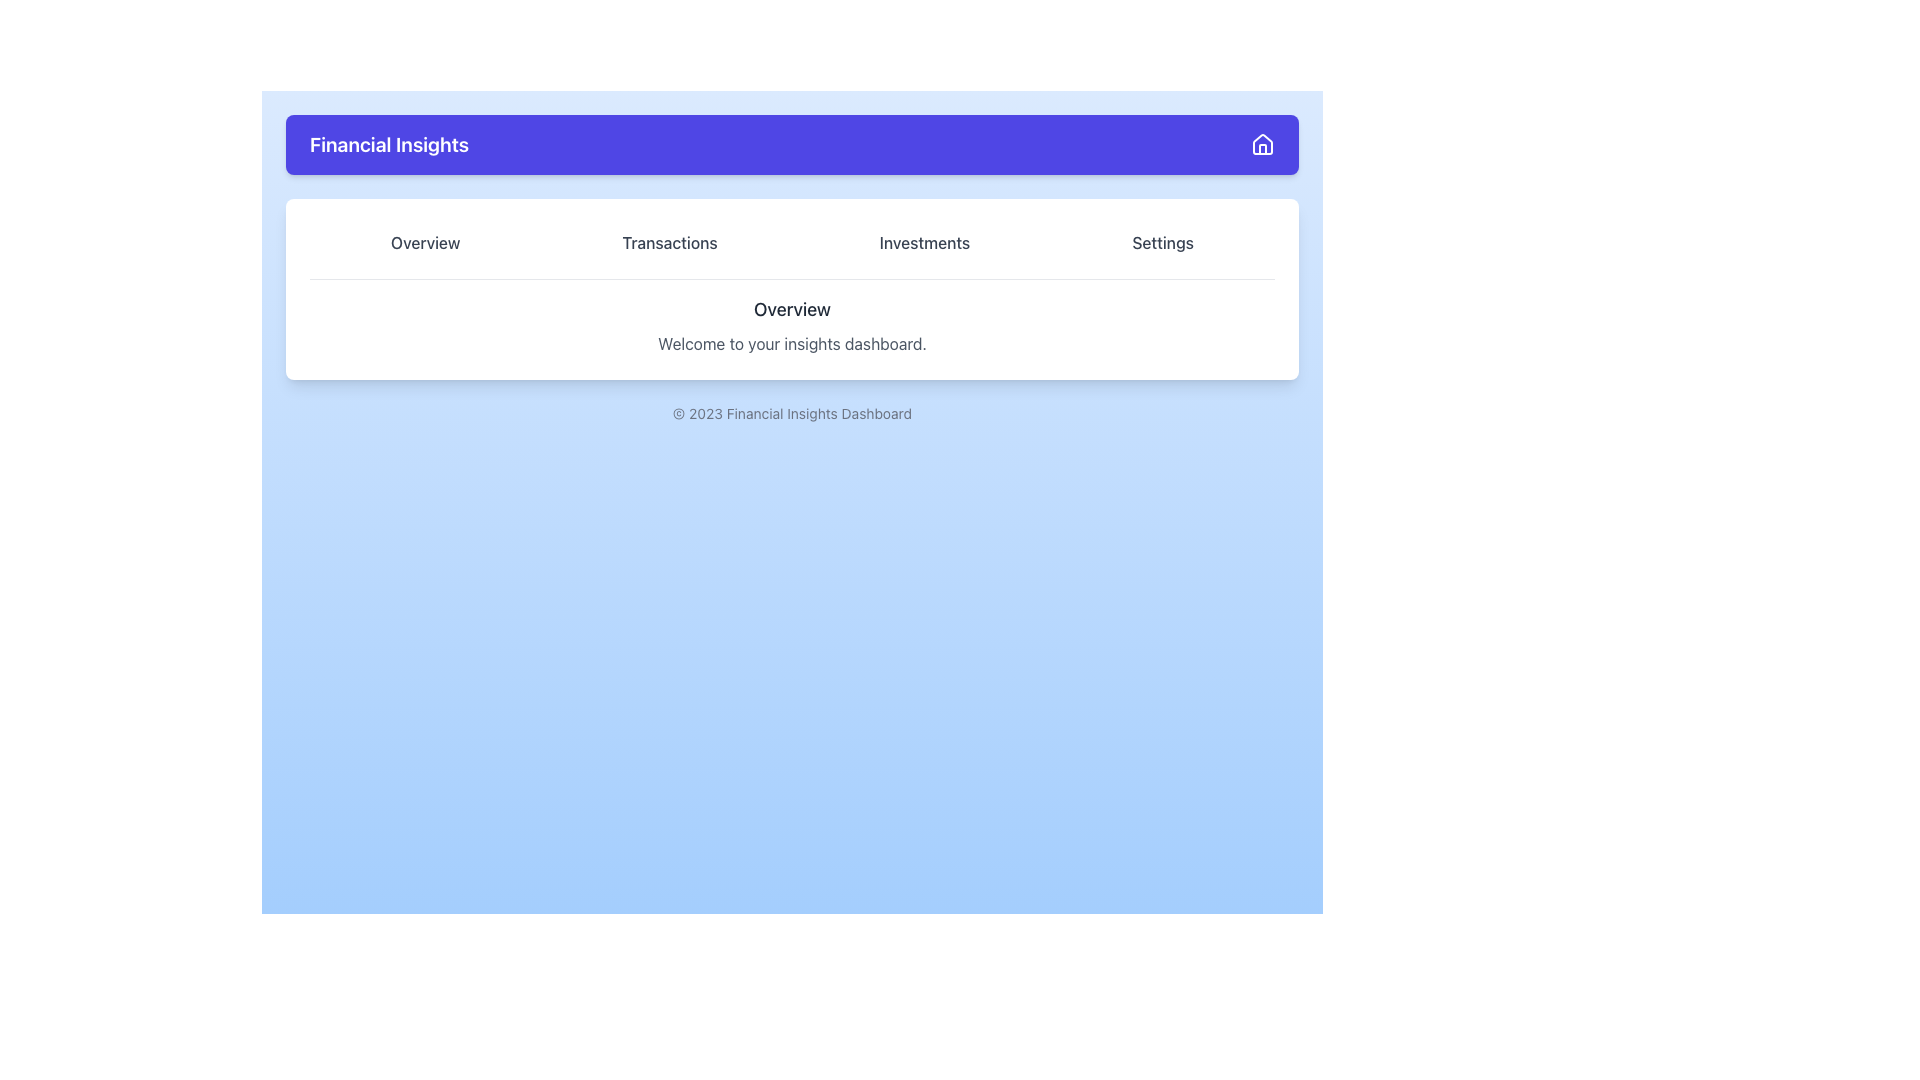  Describe the element at coordinates (1261, 144) in the screenshot. I see `the house icon located on the right side of the header bar titled 'Financial Insights' to invoke navigation` at that location.